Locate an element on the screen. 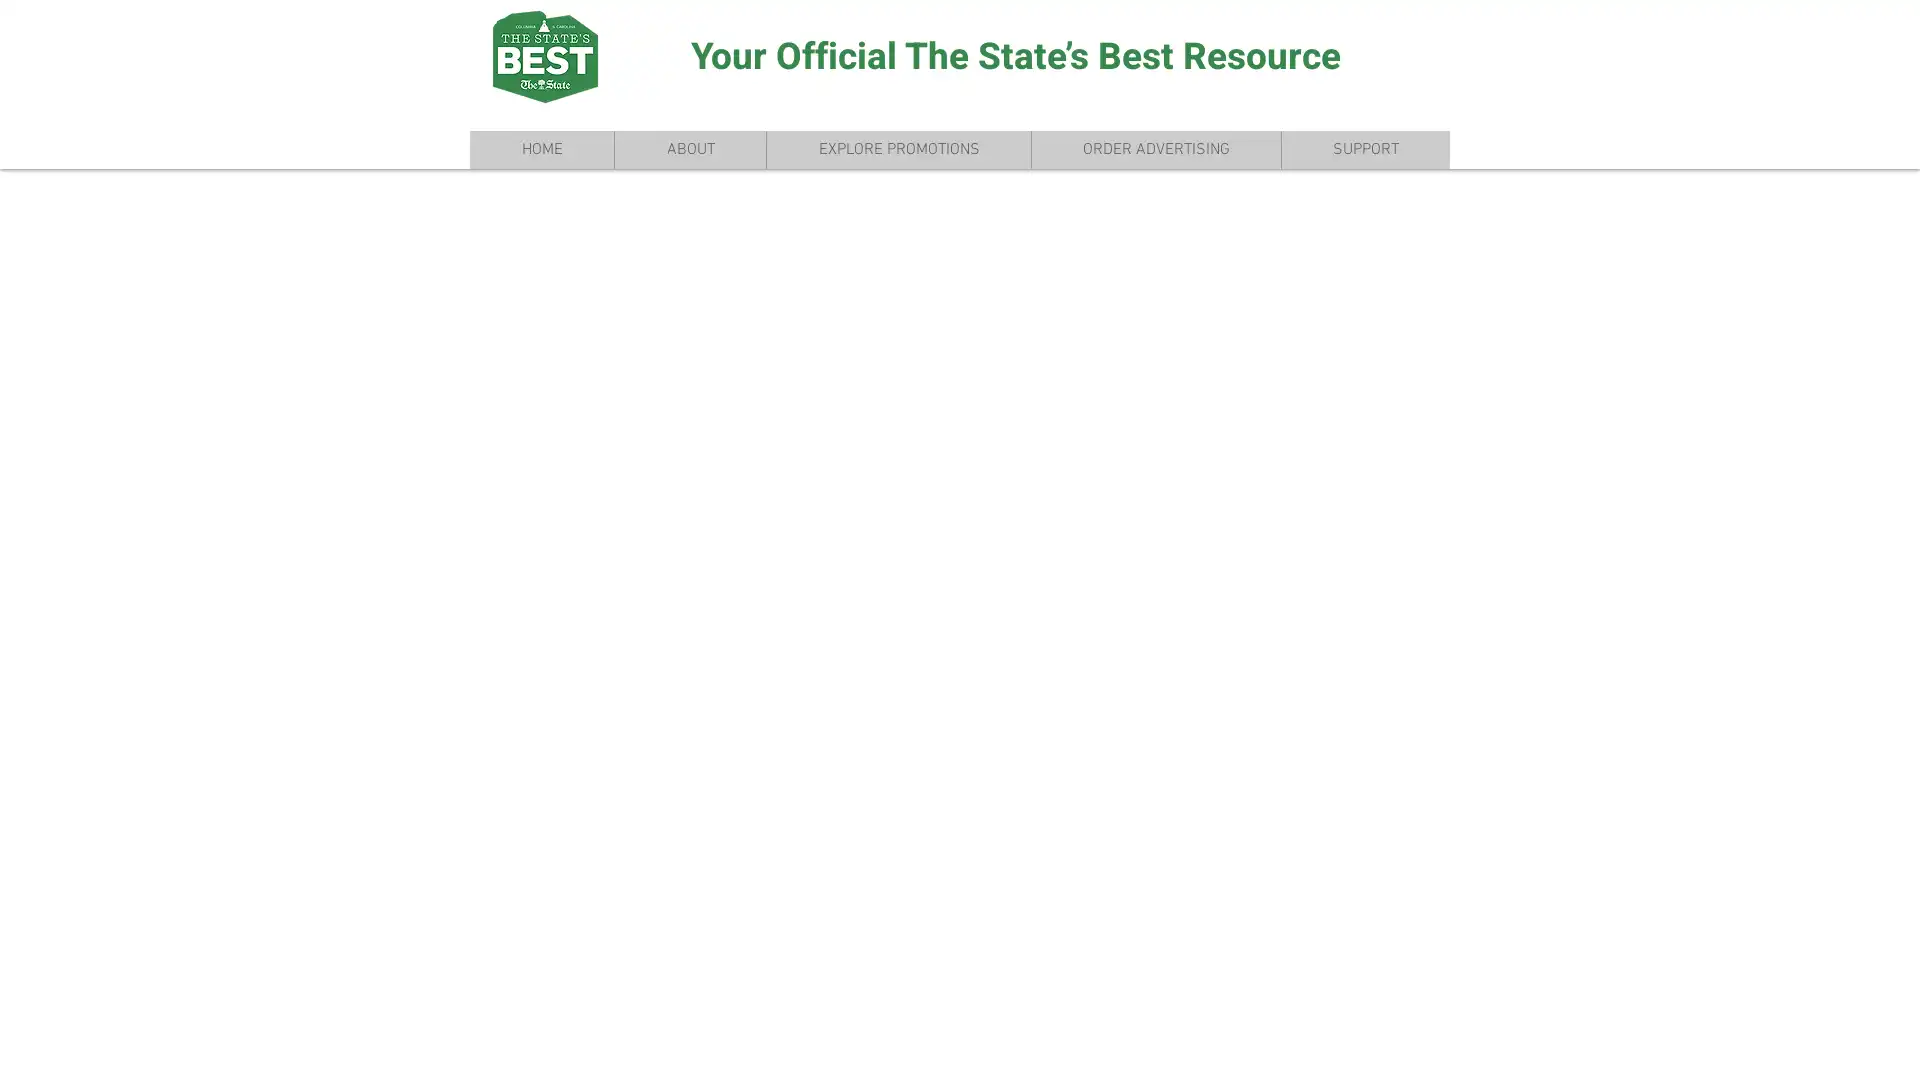 The width and height of the screenshot is (1920, 1080). Close is located at coordinates (1895, 1047).